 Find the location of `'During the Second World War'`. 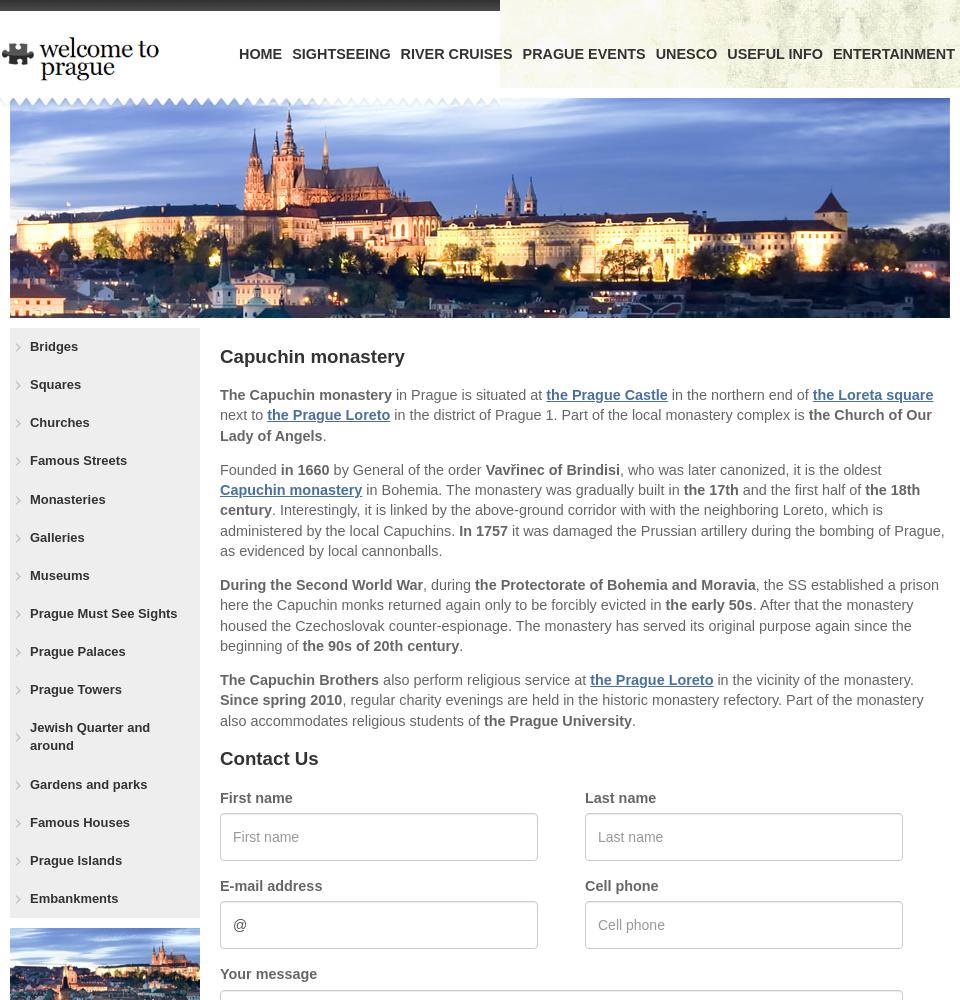

'During the Second World War' is located at coordinates (321, 584).